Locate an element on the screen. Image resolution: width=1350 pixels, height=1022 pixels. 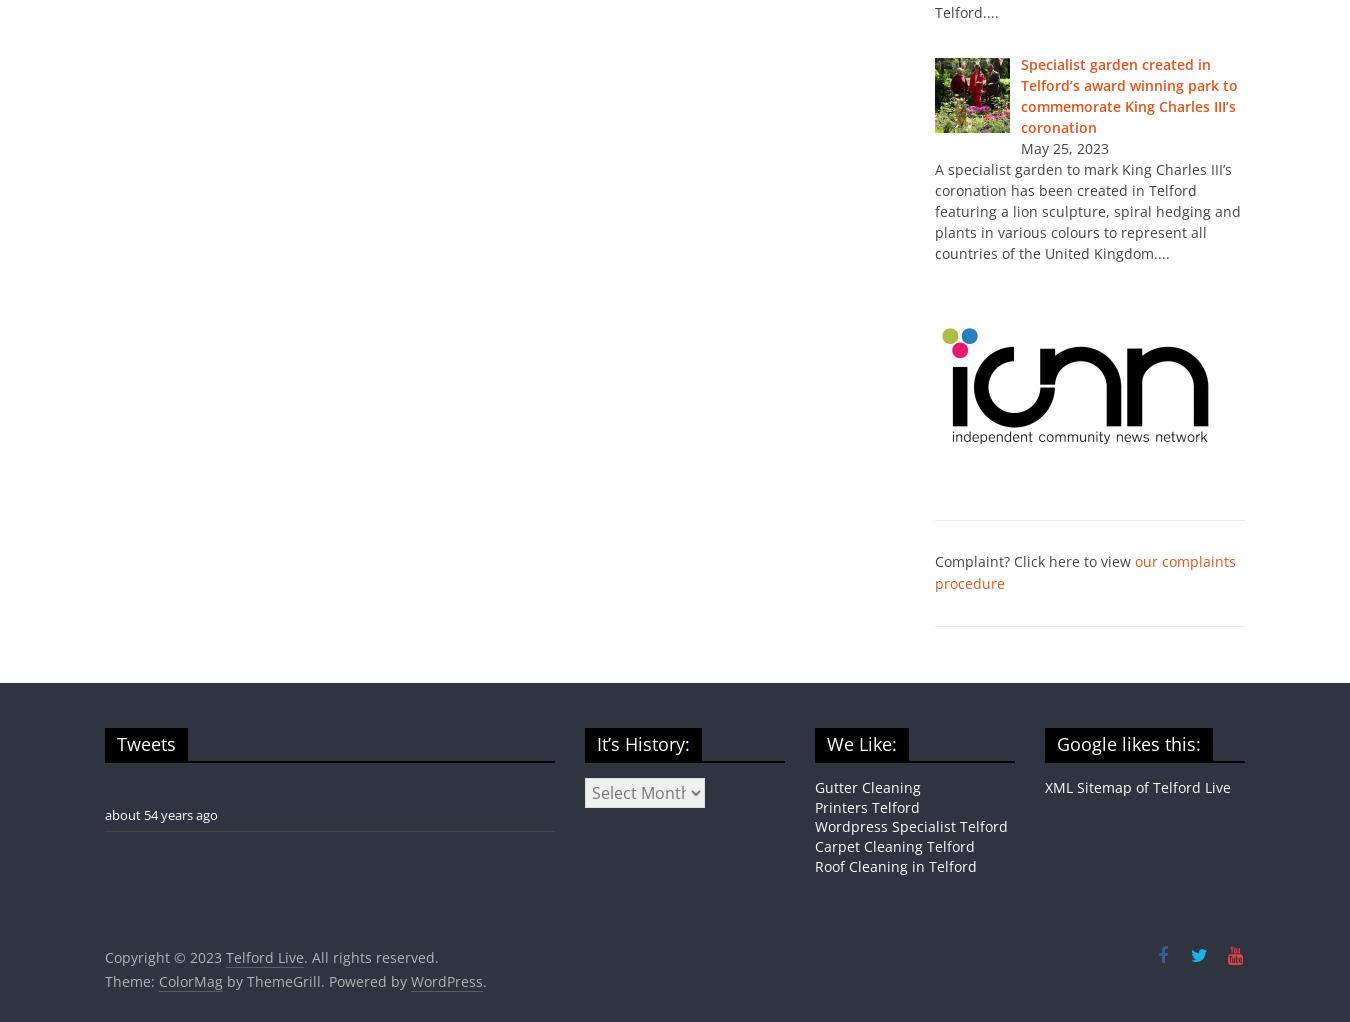
'A specialist garden to mark King Charles III’s coronation has been created in Telford featuring a lion sculpture, spiral hedging and plants in various colours to represent all countries of the United Kingdom.' is located at coordinates (934, 210).